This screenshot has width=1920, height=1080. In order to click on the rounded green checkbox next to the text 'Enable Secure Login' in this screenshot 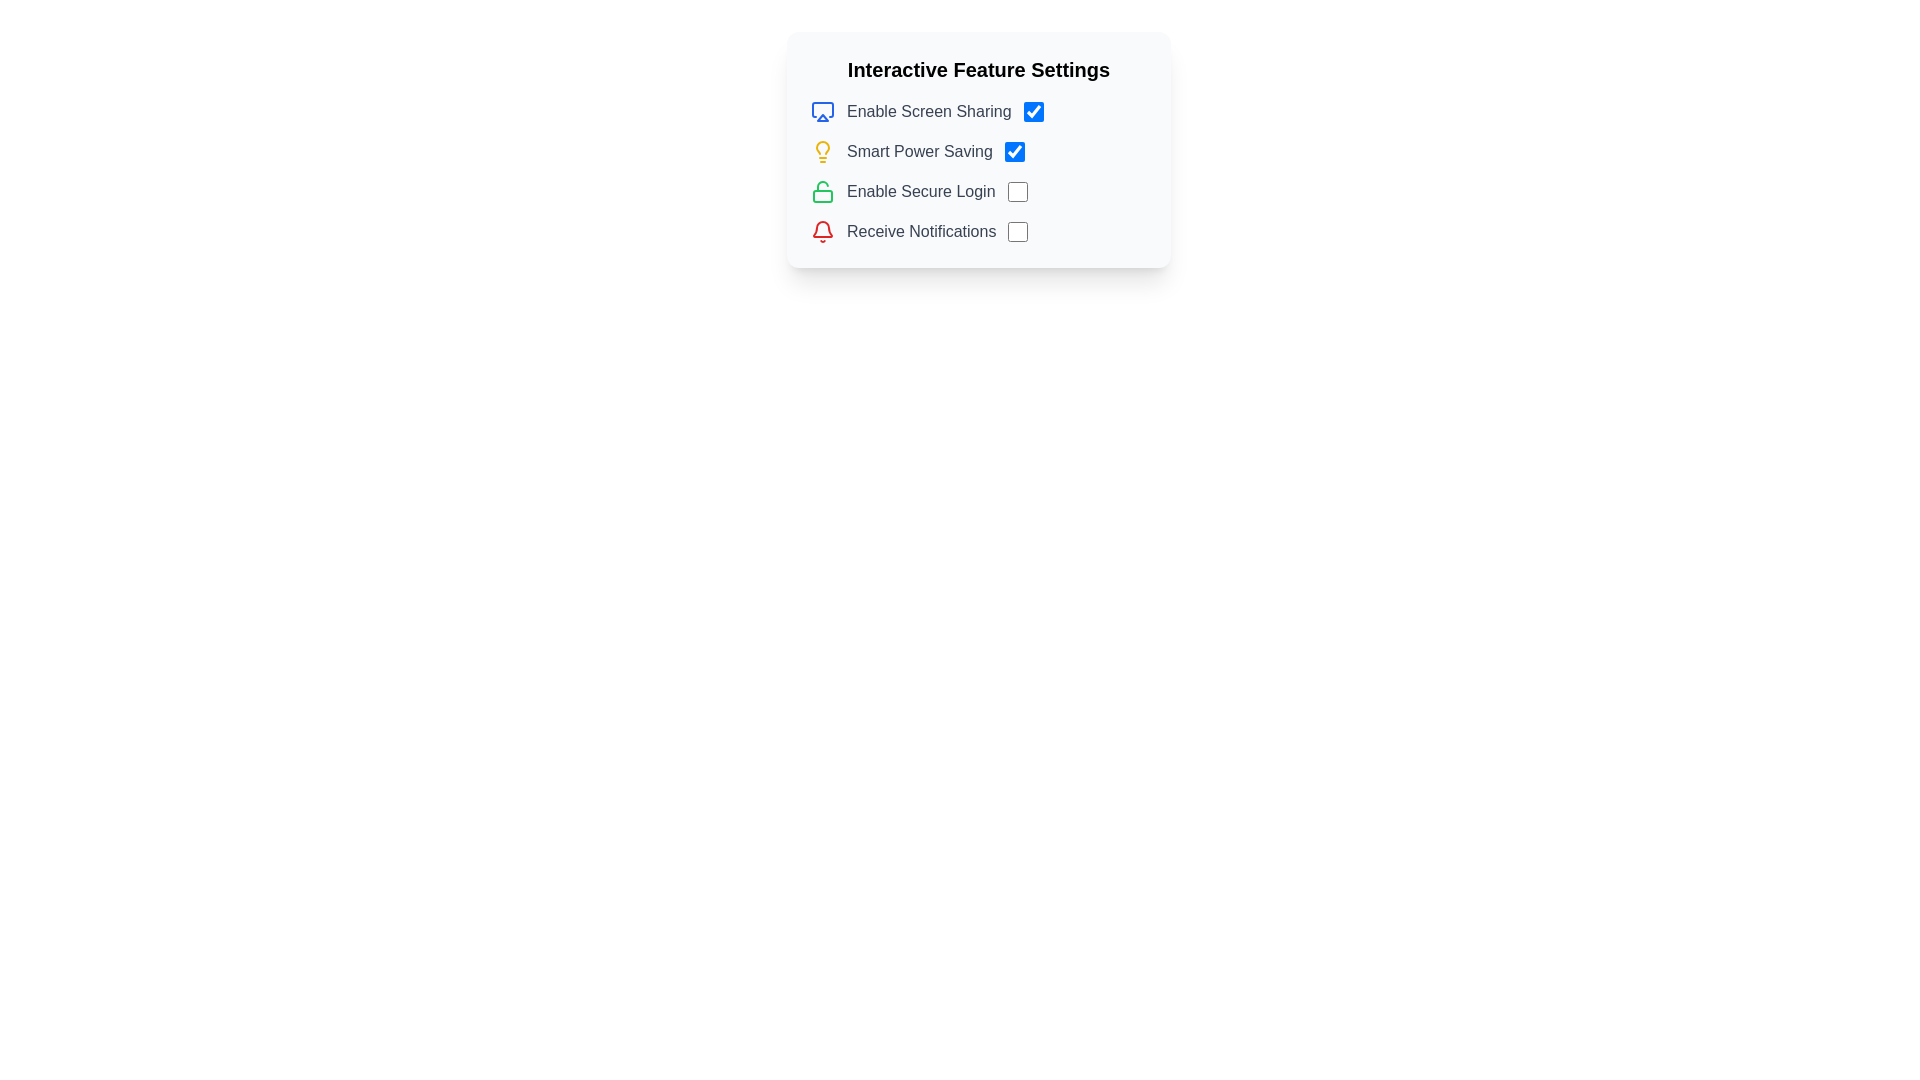, I will do `click(1017, 192)`.